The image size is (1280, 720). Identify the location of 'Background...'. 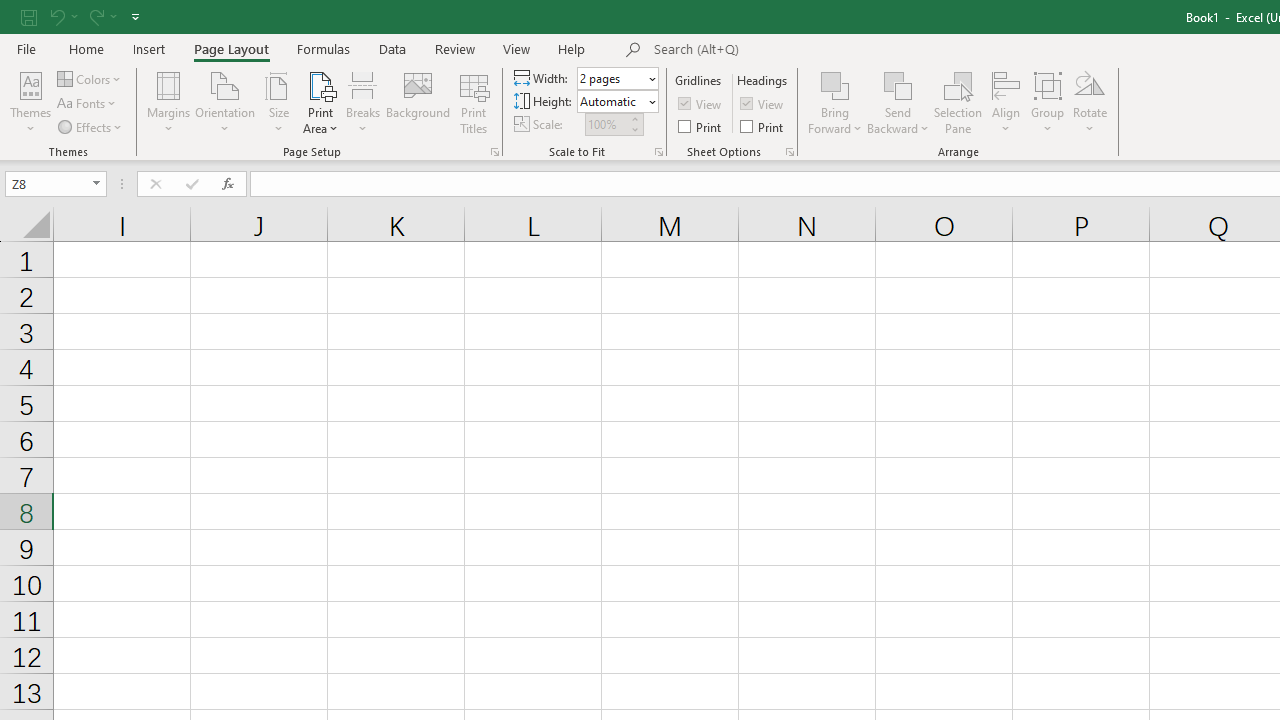
(417, 103).